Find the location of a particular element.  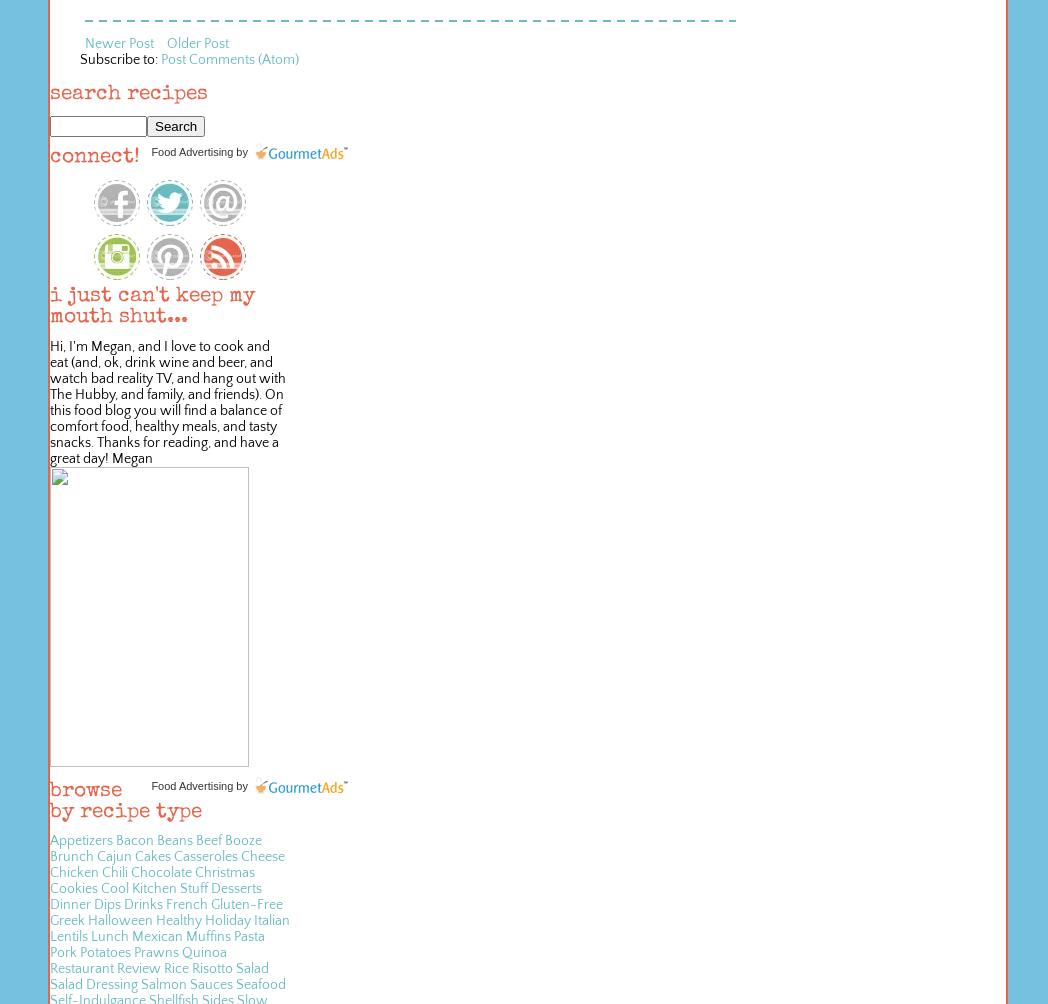

'Cheese' is located at coordinates (241, 857).